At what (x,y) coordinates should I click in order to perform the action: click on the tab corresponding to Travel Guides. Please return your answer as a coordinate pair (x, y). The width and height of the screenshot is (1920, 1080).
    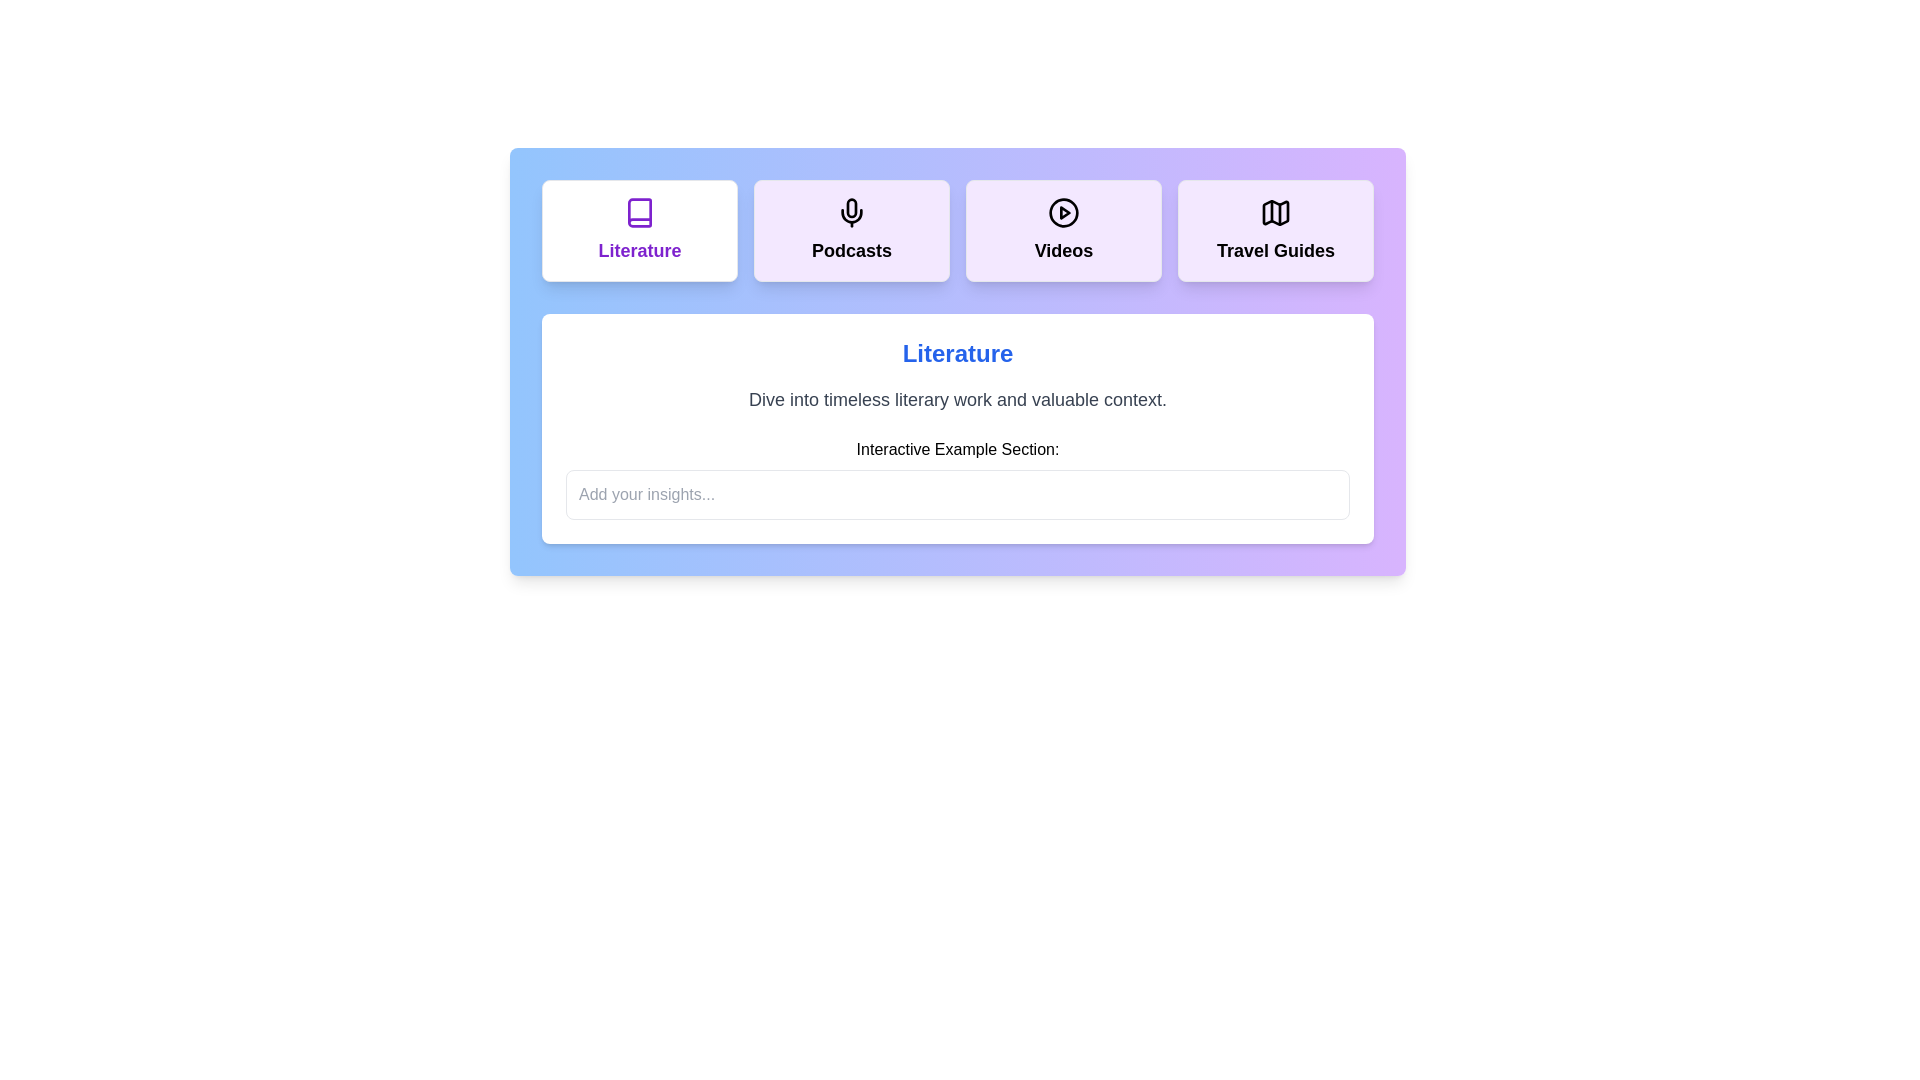
    Looking at the image, I should click on (1275, 230).